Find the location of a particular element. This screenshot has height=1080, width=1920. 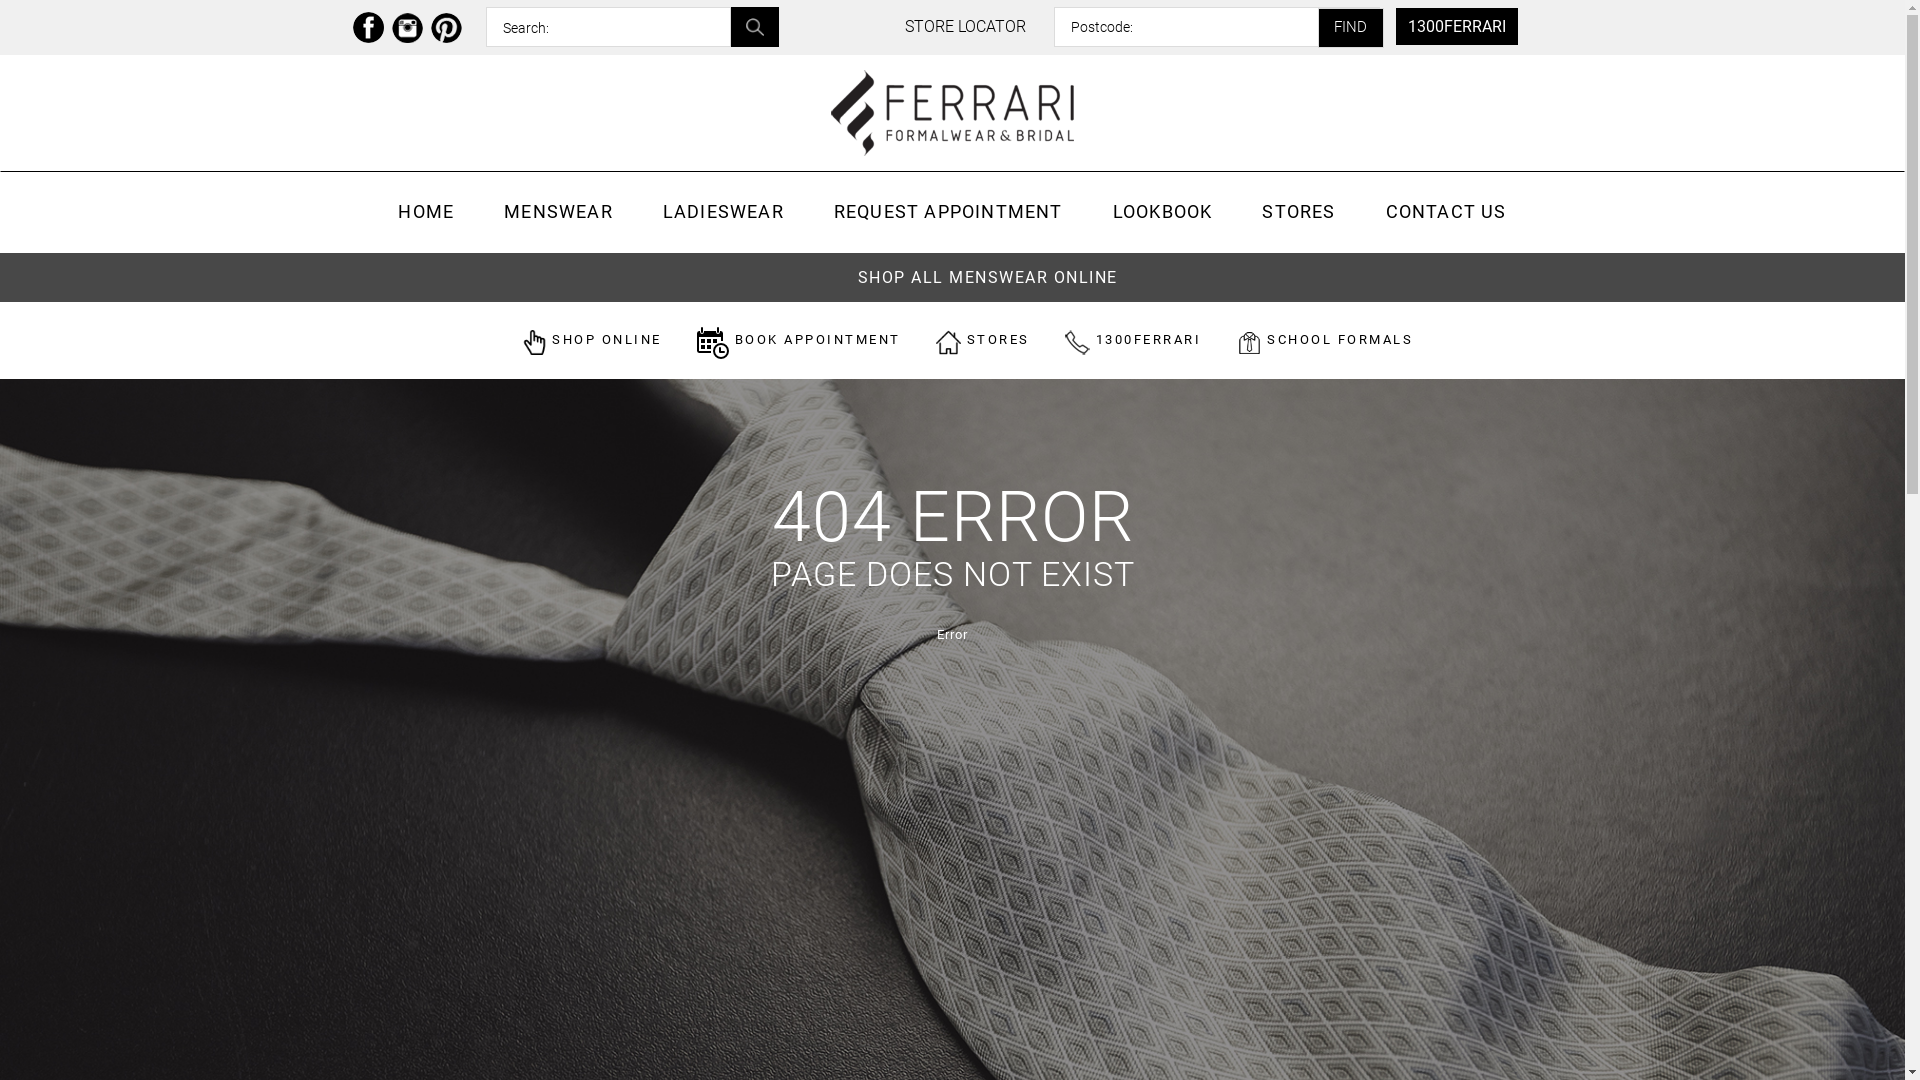

'LADIESWEAR' is located at coordinates (722, 212).